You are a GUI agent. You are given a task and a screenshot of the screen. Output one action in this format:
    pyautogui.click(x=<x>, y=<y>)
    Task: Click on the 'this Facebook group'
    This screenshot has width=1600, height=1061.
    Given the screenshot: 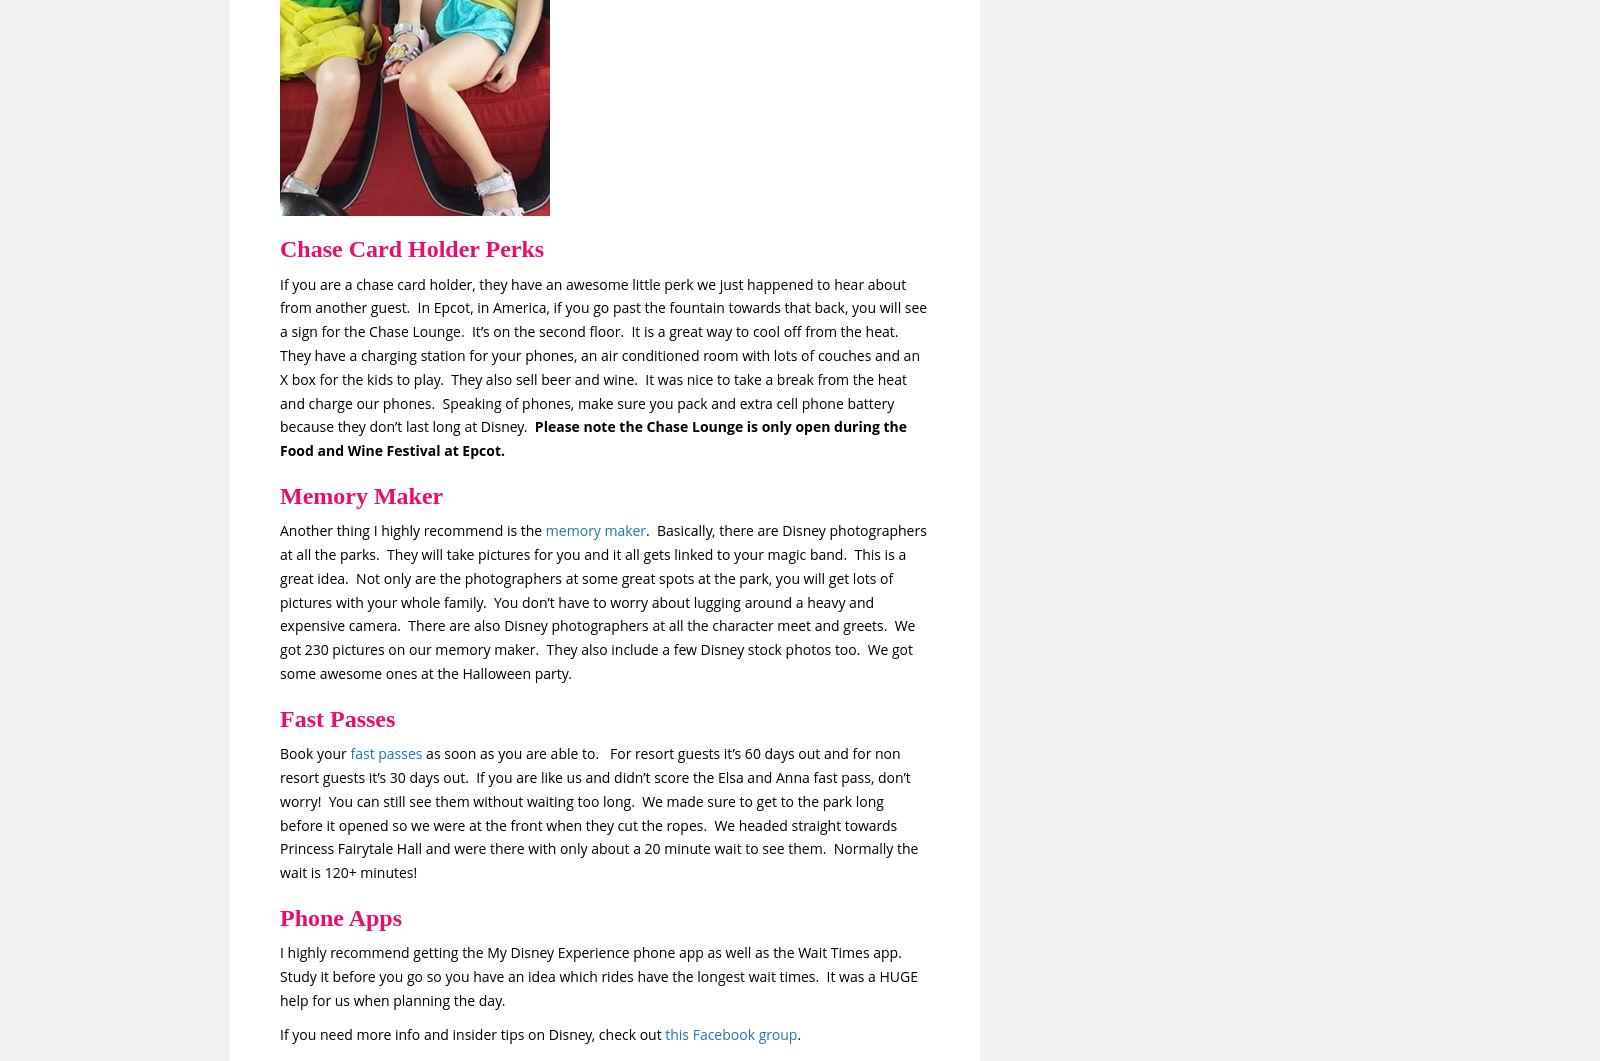 What is the action you would take?
    pyautogui.click(x=731, y=1032)
    